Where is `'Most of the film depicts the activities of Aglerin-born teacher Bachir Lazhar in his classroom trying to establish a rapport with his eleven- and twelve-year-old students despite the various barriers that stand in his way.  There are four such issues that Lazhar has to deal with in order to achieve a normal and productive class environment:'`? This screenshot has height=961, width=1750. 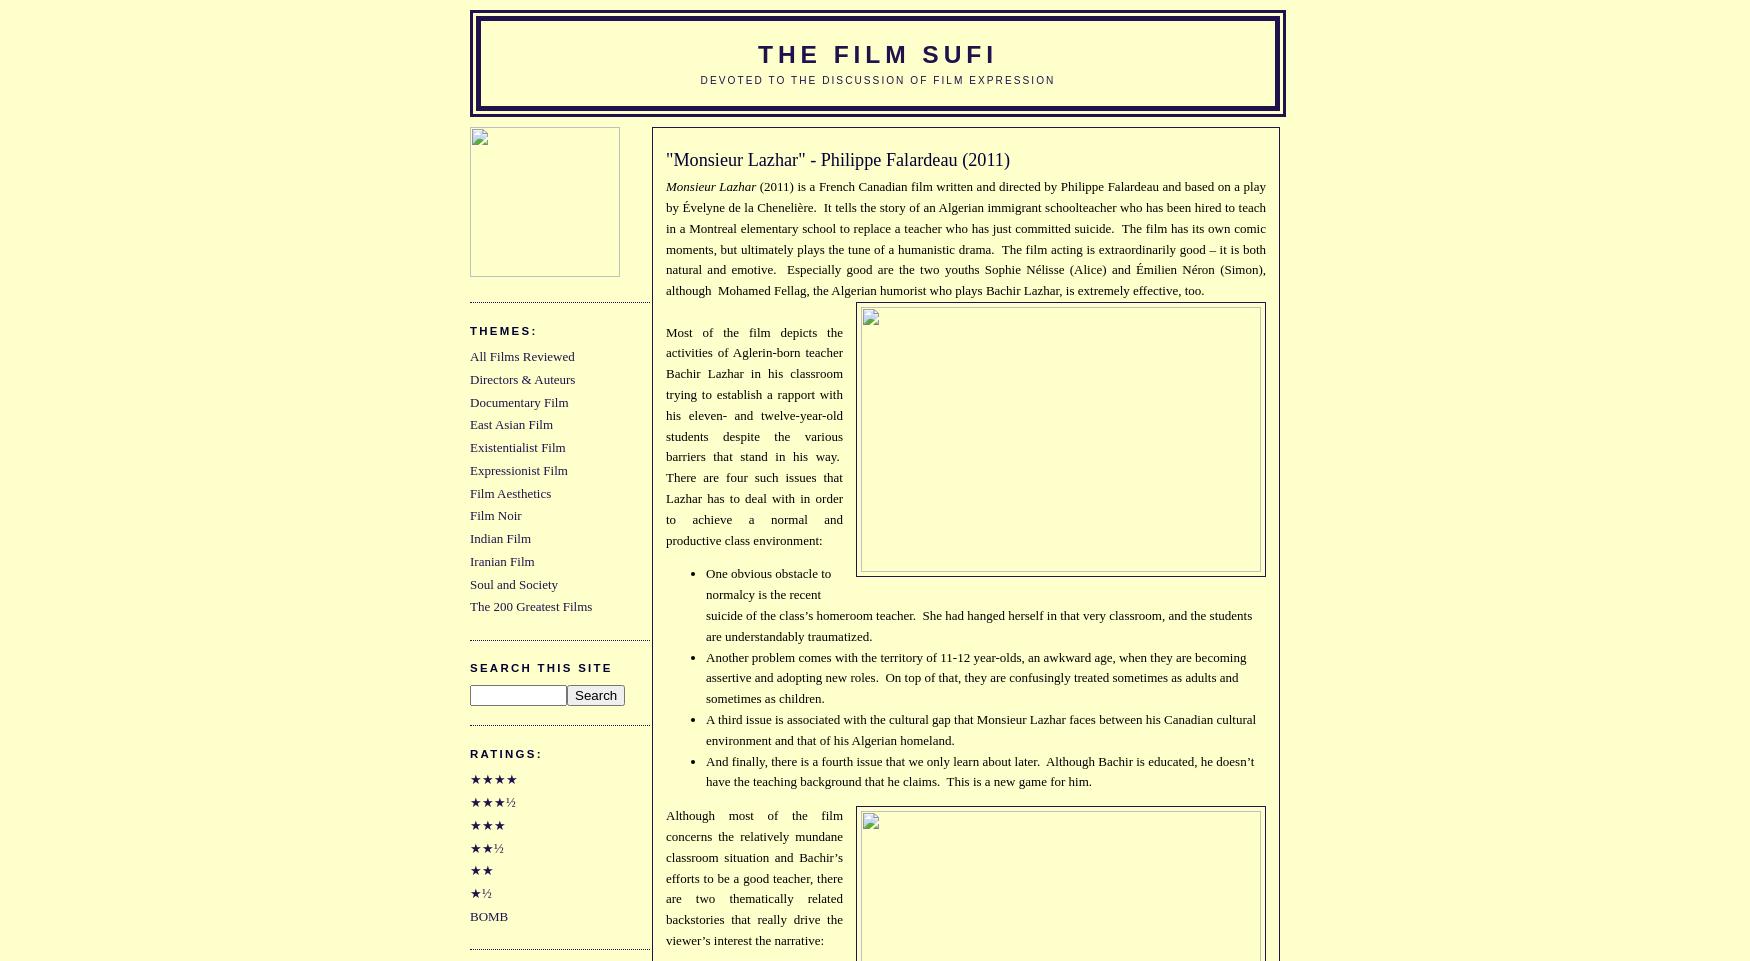 'Most of the film depicts the activities of Aglerin-born teacher Bachir Lazhar in his classroom trying to establish a rapport with his eleven- and twelve-year-old students despite the various barriers that stand in his way.  There are four such issues that Lazhar has to deal with in order to achieve a normal and productive class environment:' is located at coordinates (753, 434).